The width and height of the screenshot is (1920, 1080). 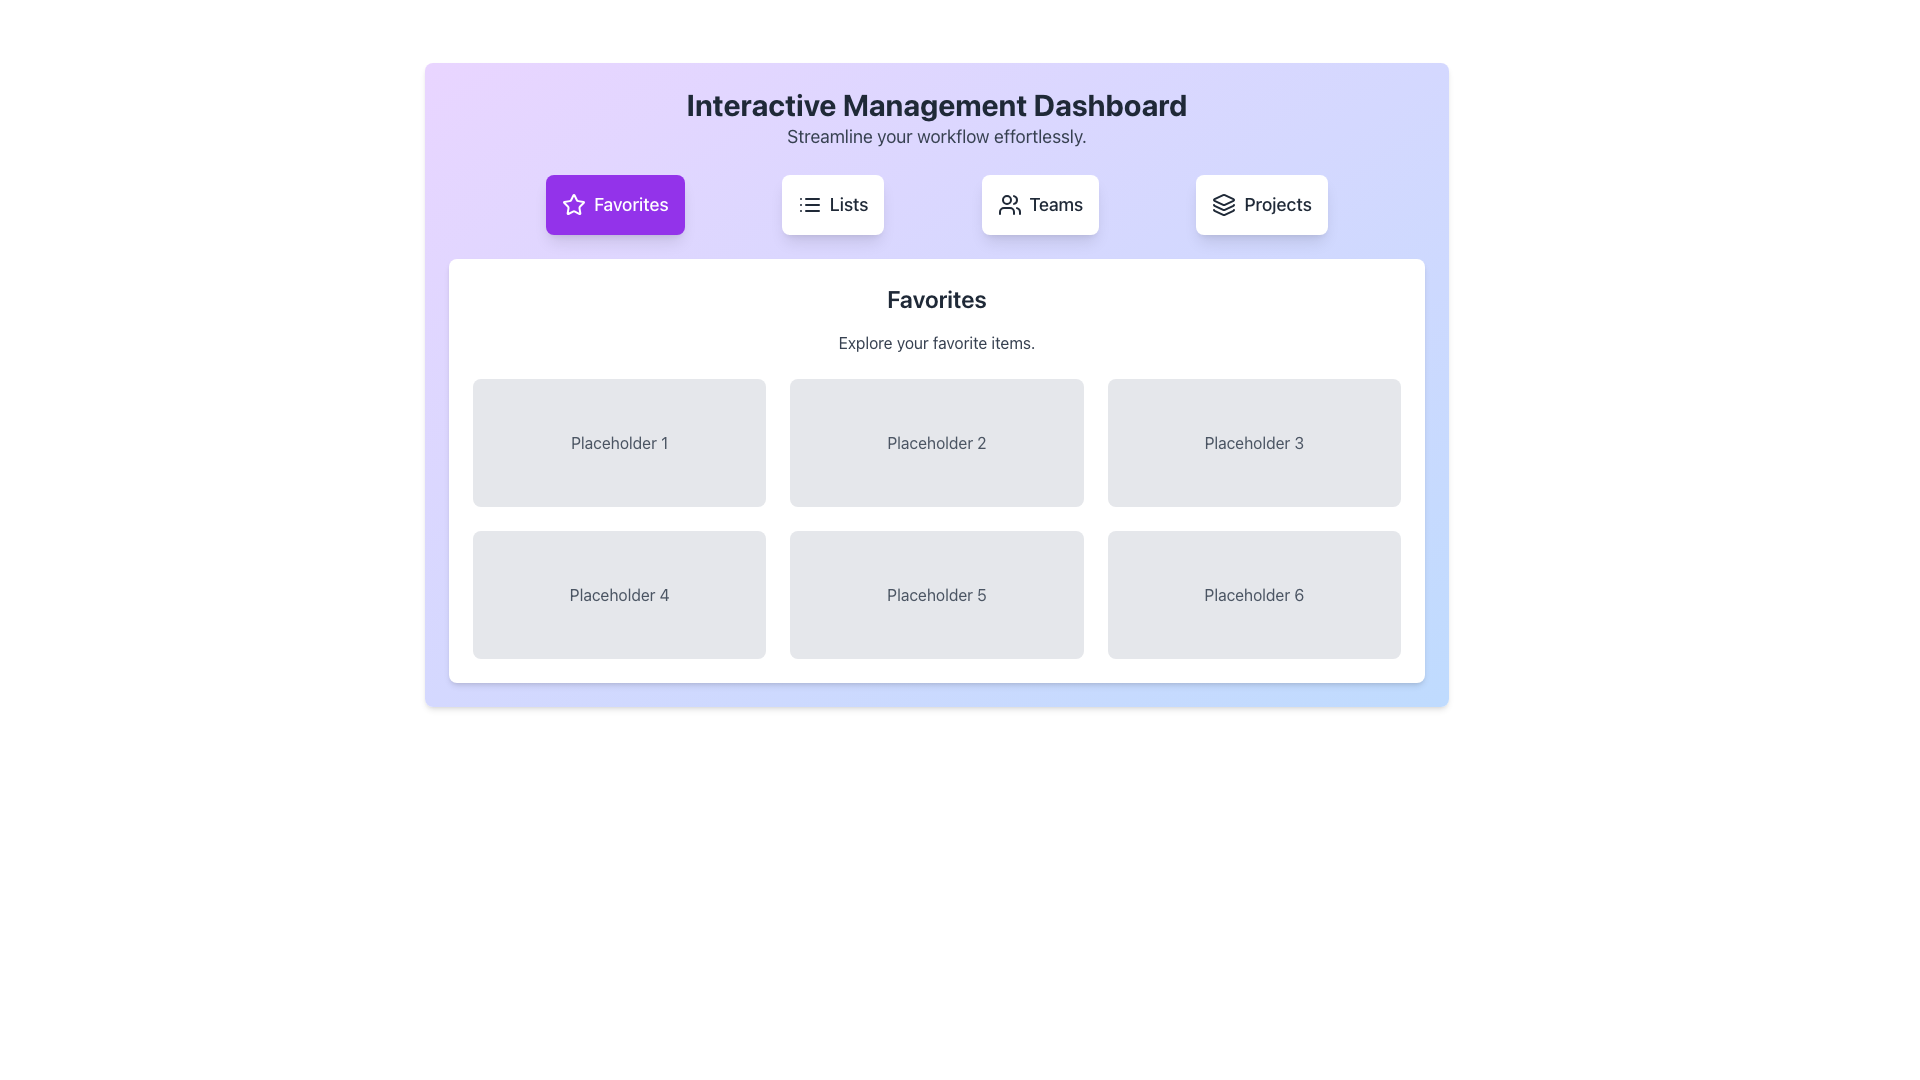 What do you see at coordinates (618, 593) in the screenshot?
I see `the text element displaying 'Placeholder 4' in gray color, located in the second row of the grid layout in the 'Favorites' section` at bounding box center [618, 593].